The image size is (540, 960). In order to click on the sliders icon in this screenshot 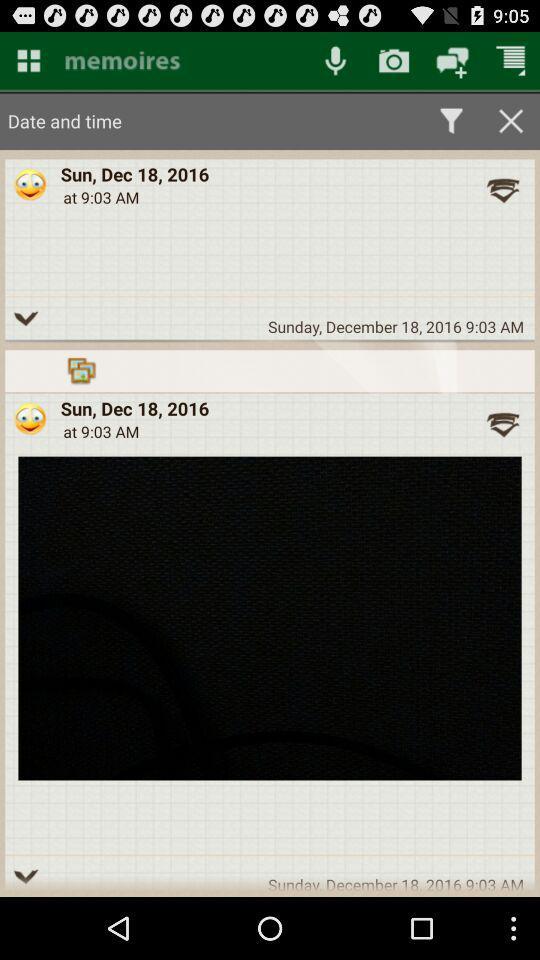, I will do `click(182, 65)`.